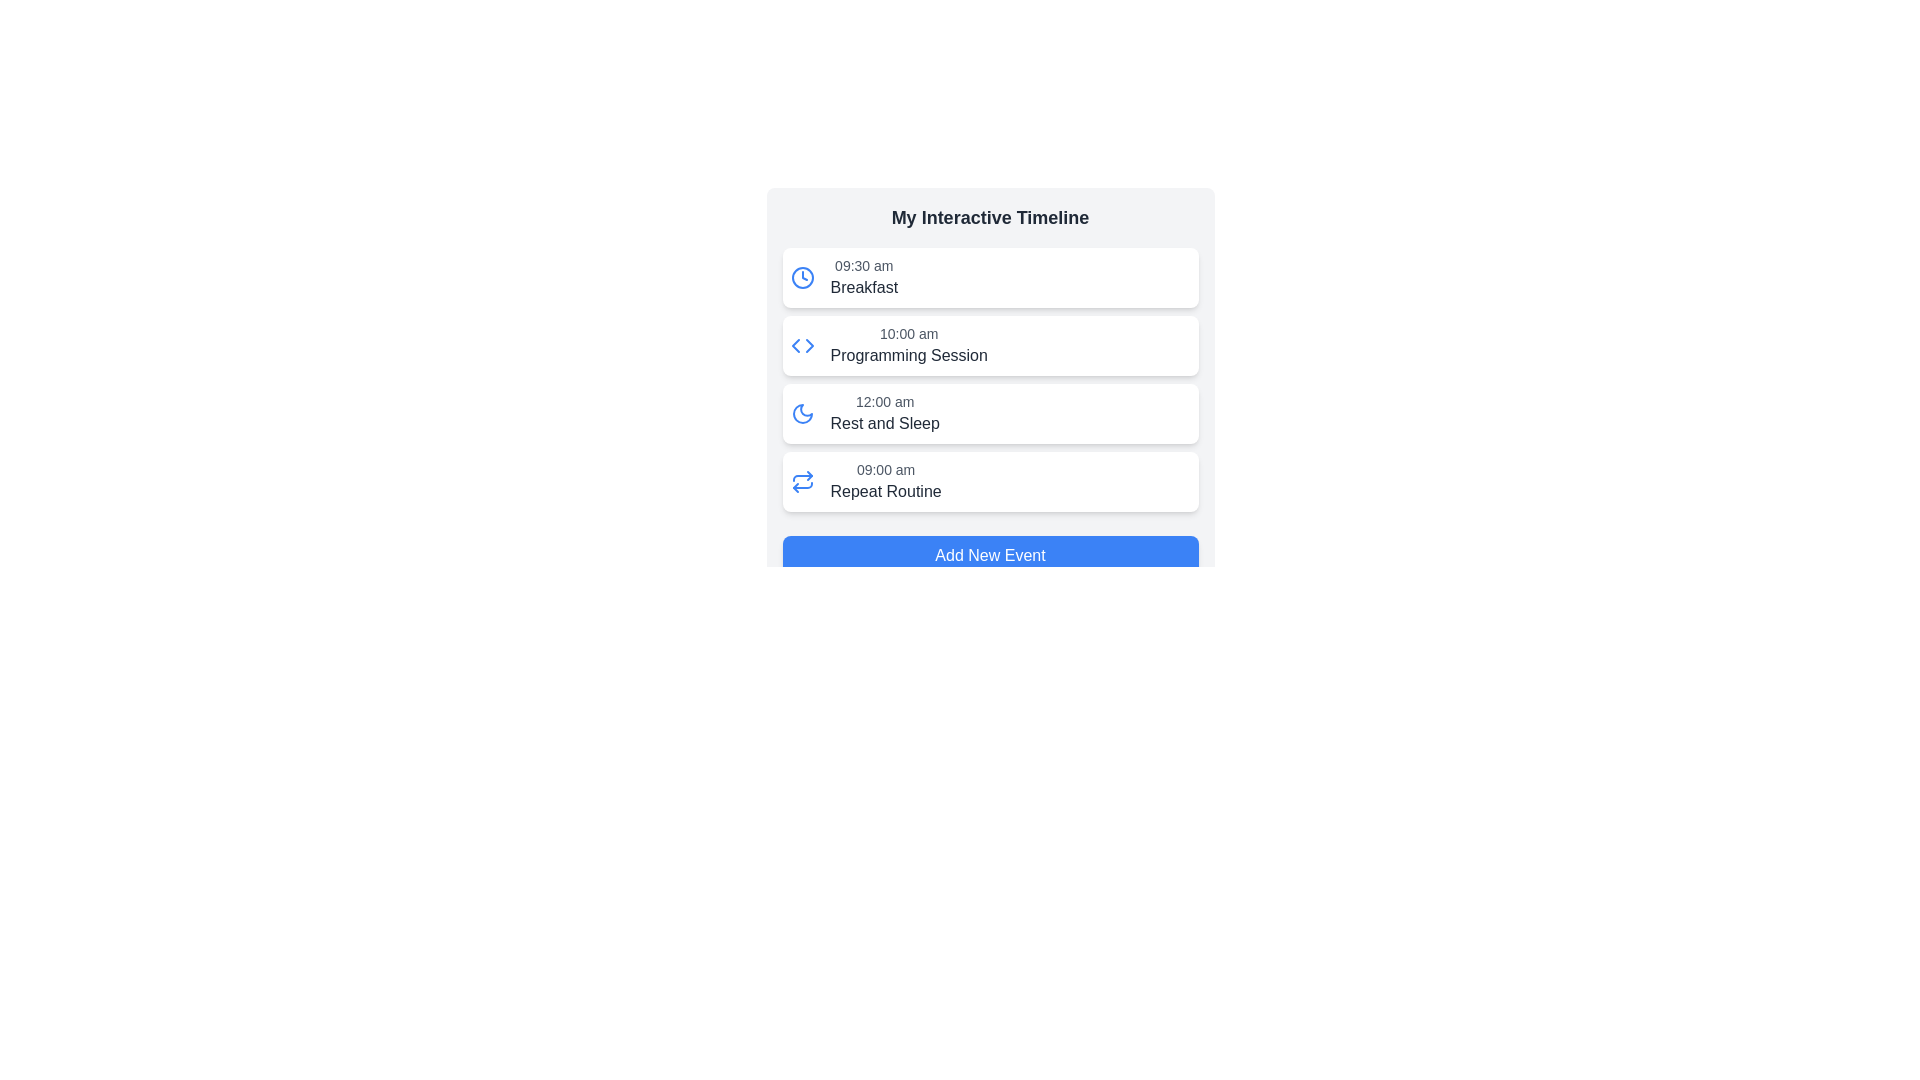  I want to click on the 'Rest and Sleep' timeline list item, which is the third entry in a vertical list of time and task pairs, located between '10:00 am Programming Session' and '09:00 am Repeat Routine', so click(883, 412).